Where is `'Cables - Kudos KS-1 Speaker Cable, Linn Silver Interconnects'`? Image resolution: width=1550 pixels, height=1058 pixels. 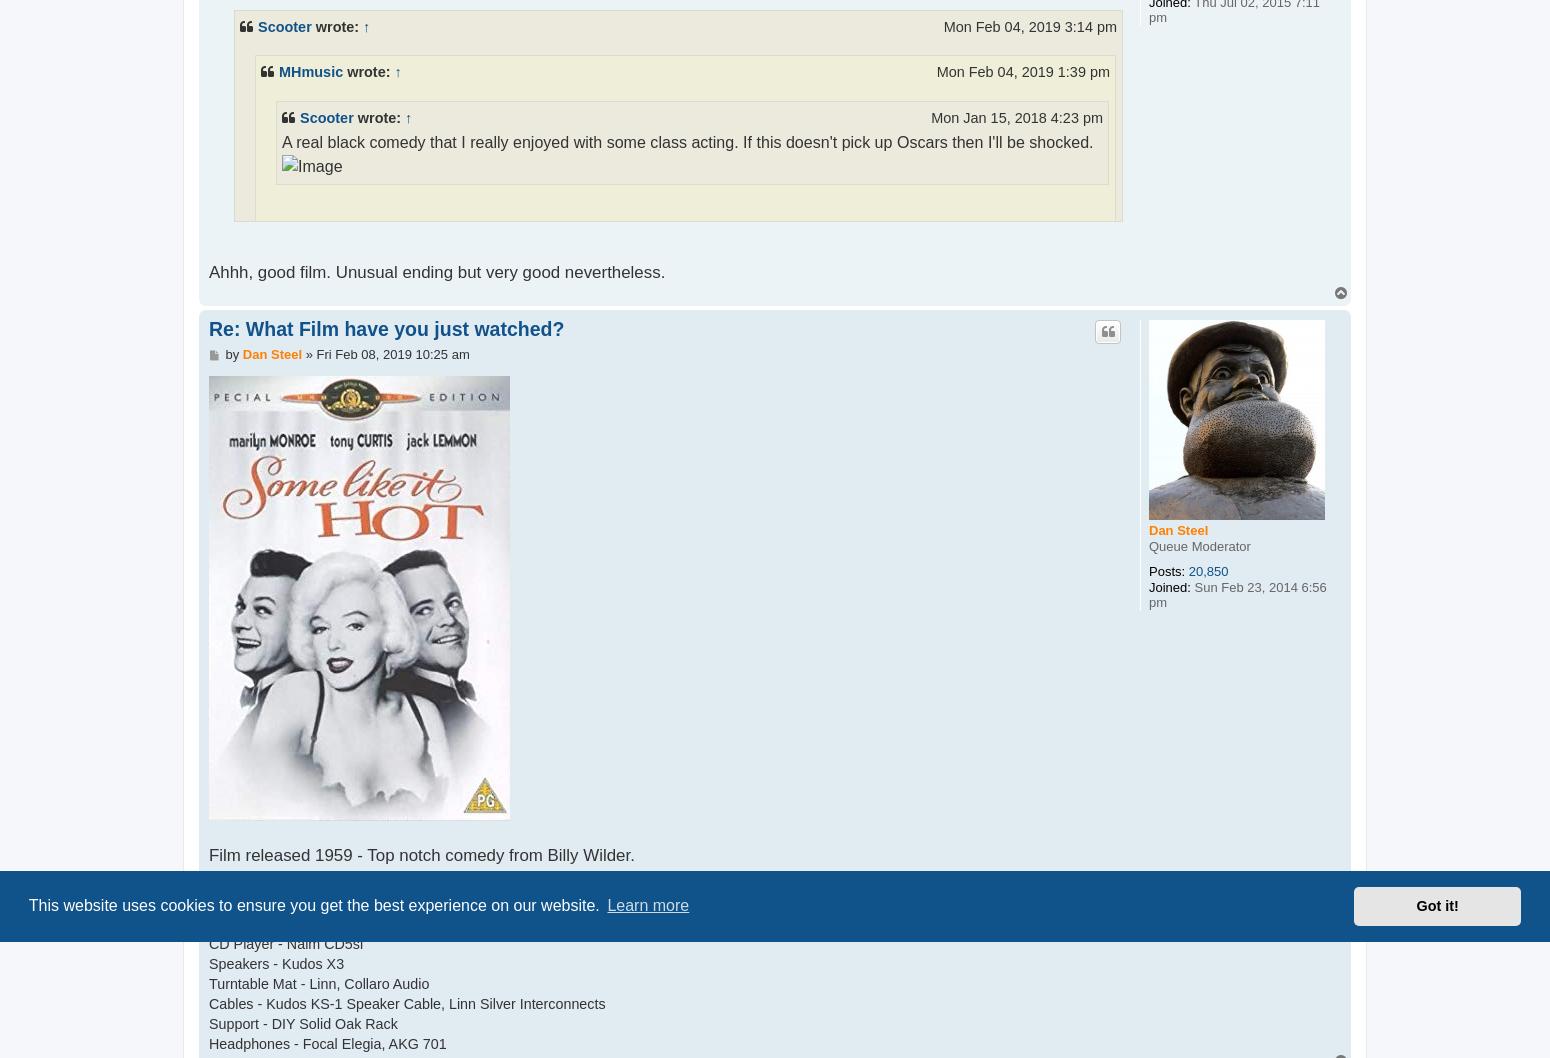 'Cables - Kudos KS-1 Speaker Cable, Linn Silver Interconnects' is located at coordinates (407, 1003).